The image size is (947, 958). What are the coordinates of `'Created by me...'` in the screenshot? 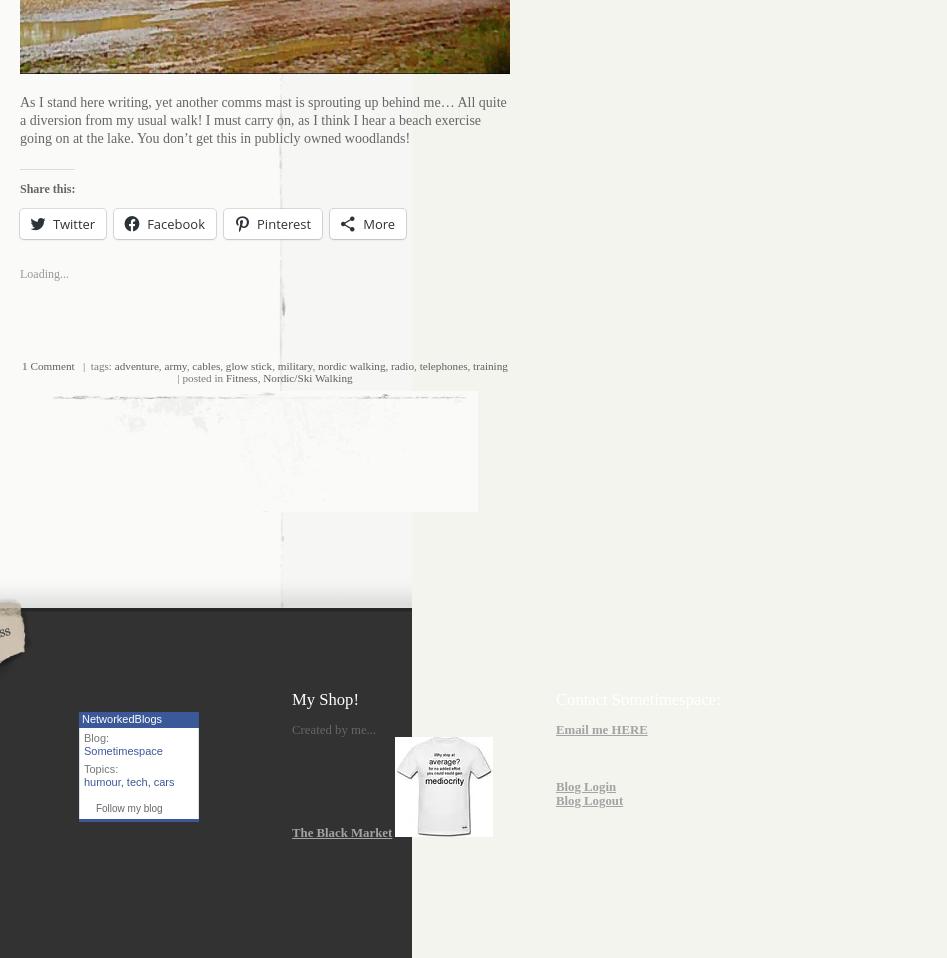 It's located at (333, 729).